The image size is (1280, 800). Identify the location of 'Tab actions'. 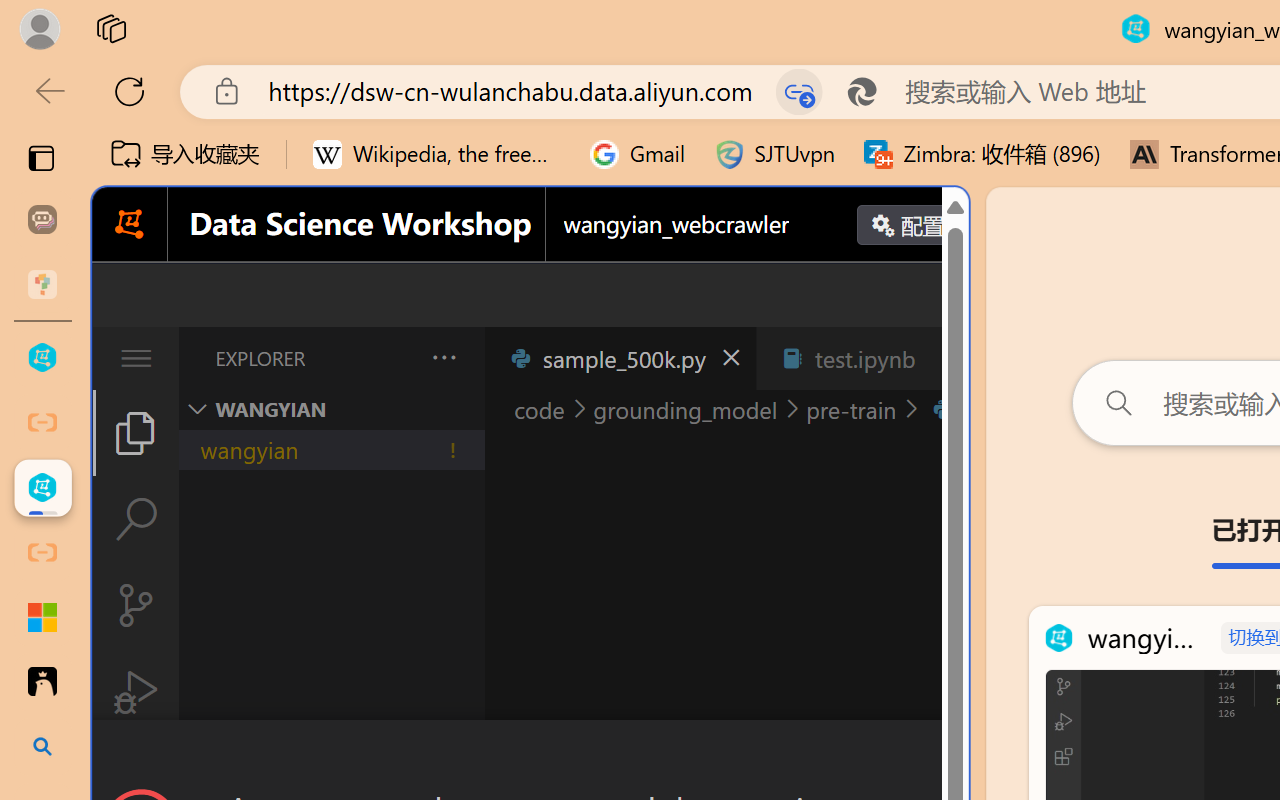
(944, 358).